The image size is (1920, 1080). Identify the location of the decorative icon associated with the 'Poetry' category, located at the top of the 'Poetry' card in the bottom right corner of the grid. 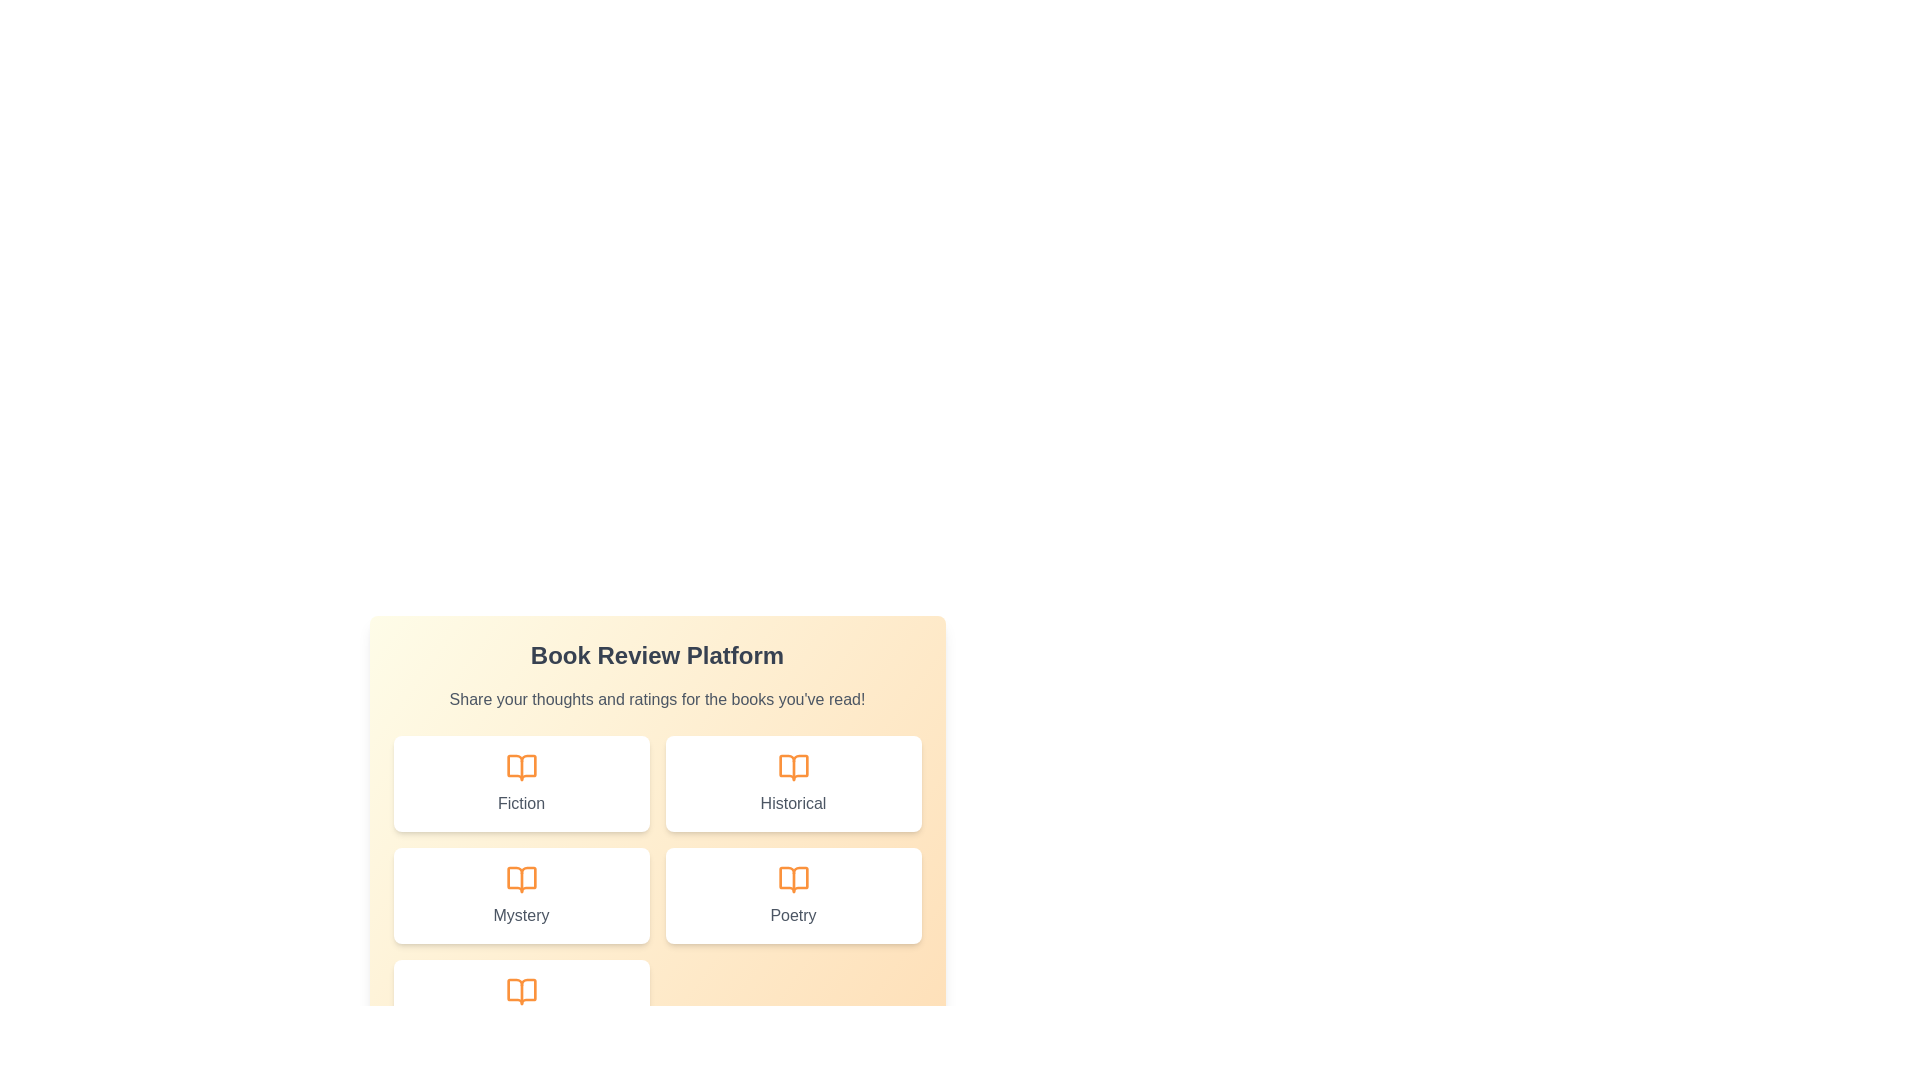
(792, 878).